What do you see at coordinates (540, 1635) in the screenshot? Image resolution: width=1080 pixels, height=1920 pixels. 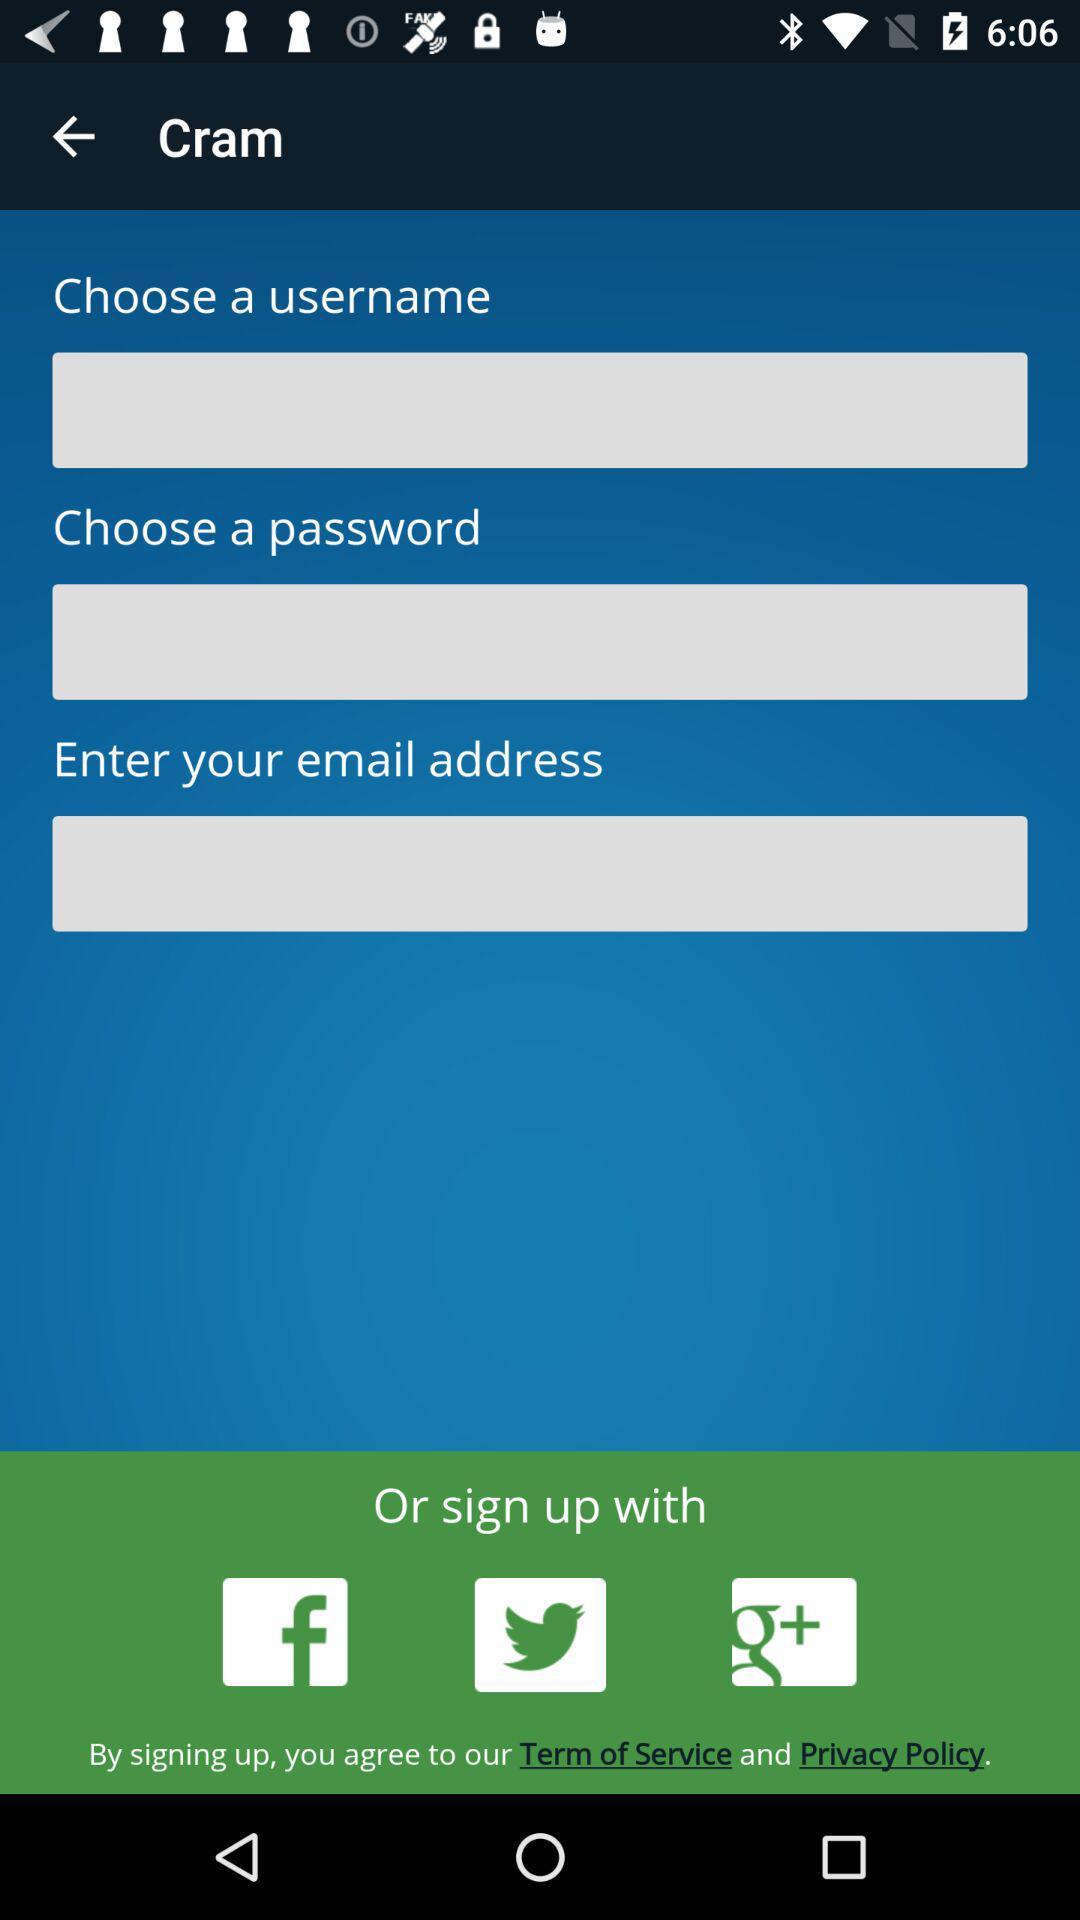 I see `the twitter icon` at bounding box center [540, 1635].